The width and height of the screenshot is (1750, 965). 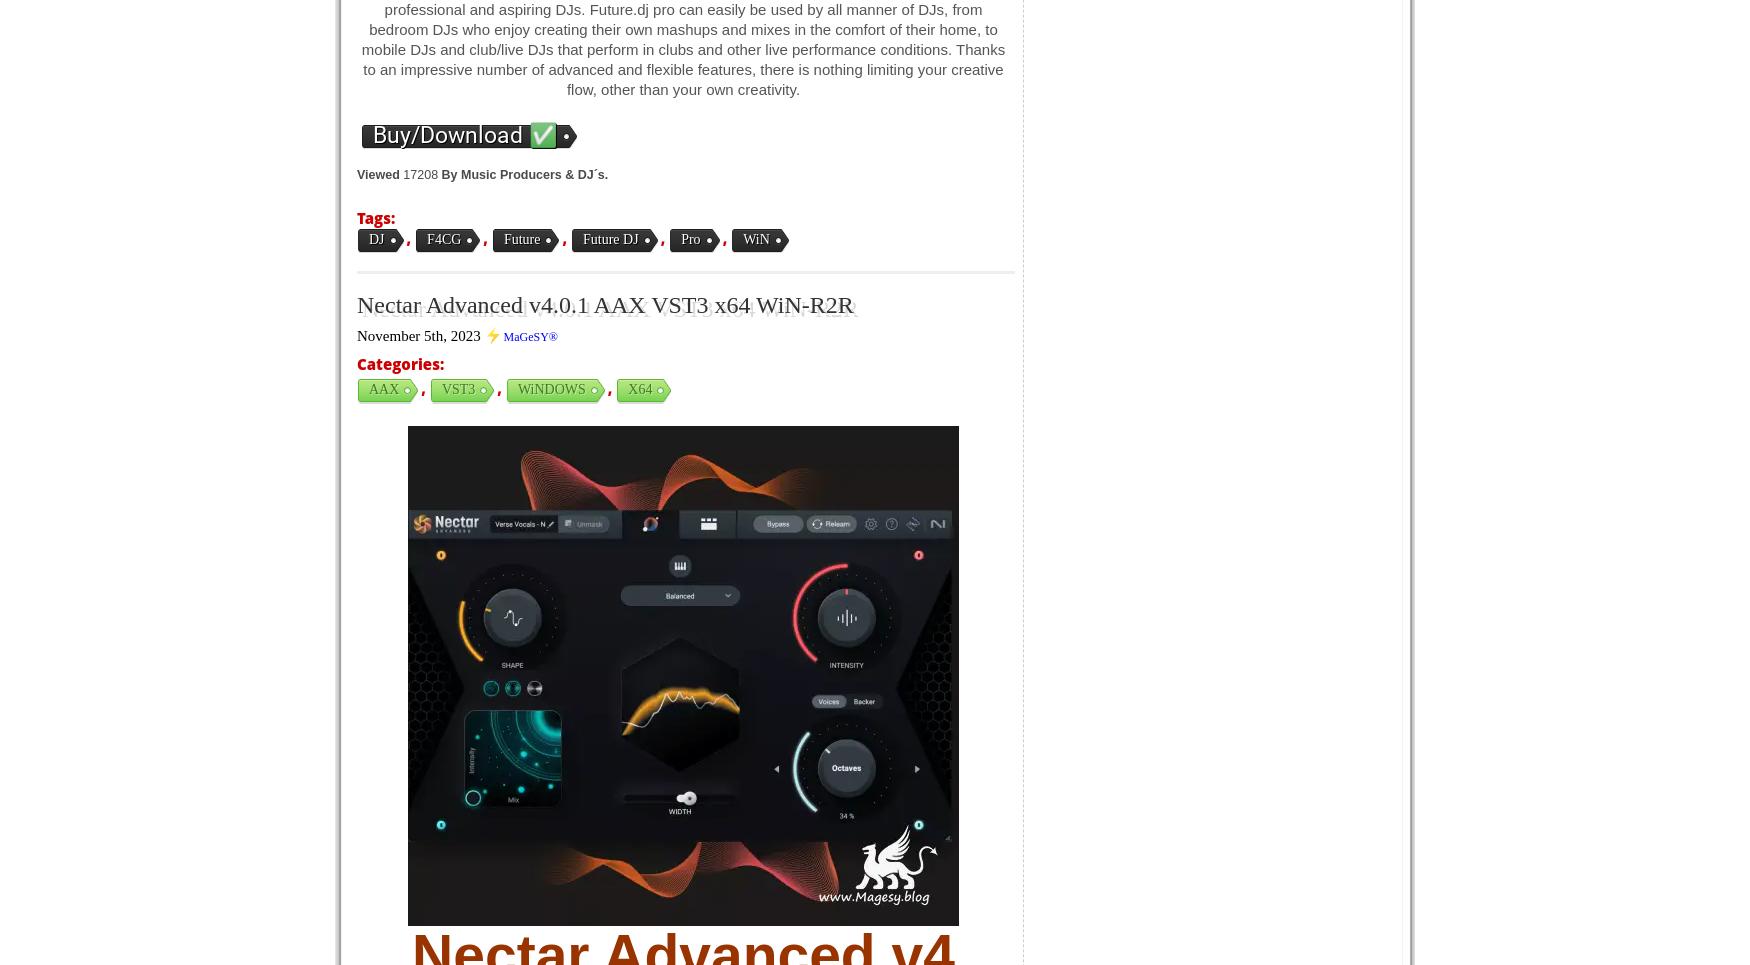 I want to click on 'Viewed', so click(x=377, y=173).